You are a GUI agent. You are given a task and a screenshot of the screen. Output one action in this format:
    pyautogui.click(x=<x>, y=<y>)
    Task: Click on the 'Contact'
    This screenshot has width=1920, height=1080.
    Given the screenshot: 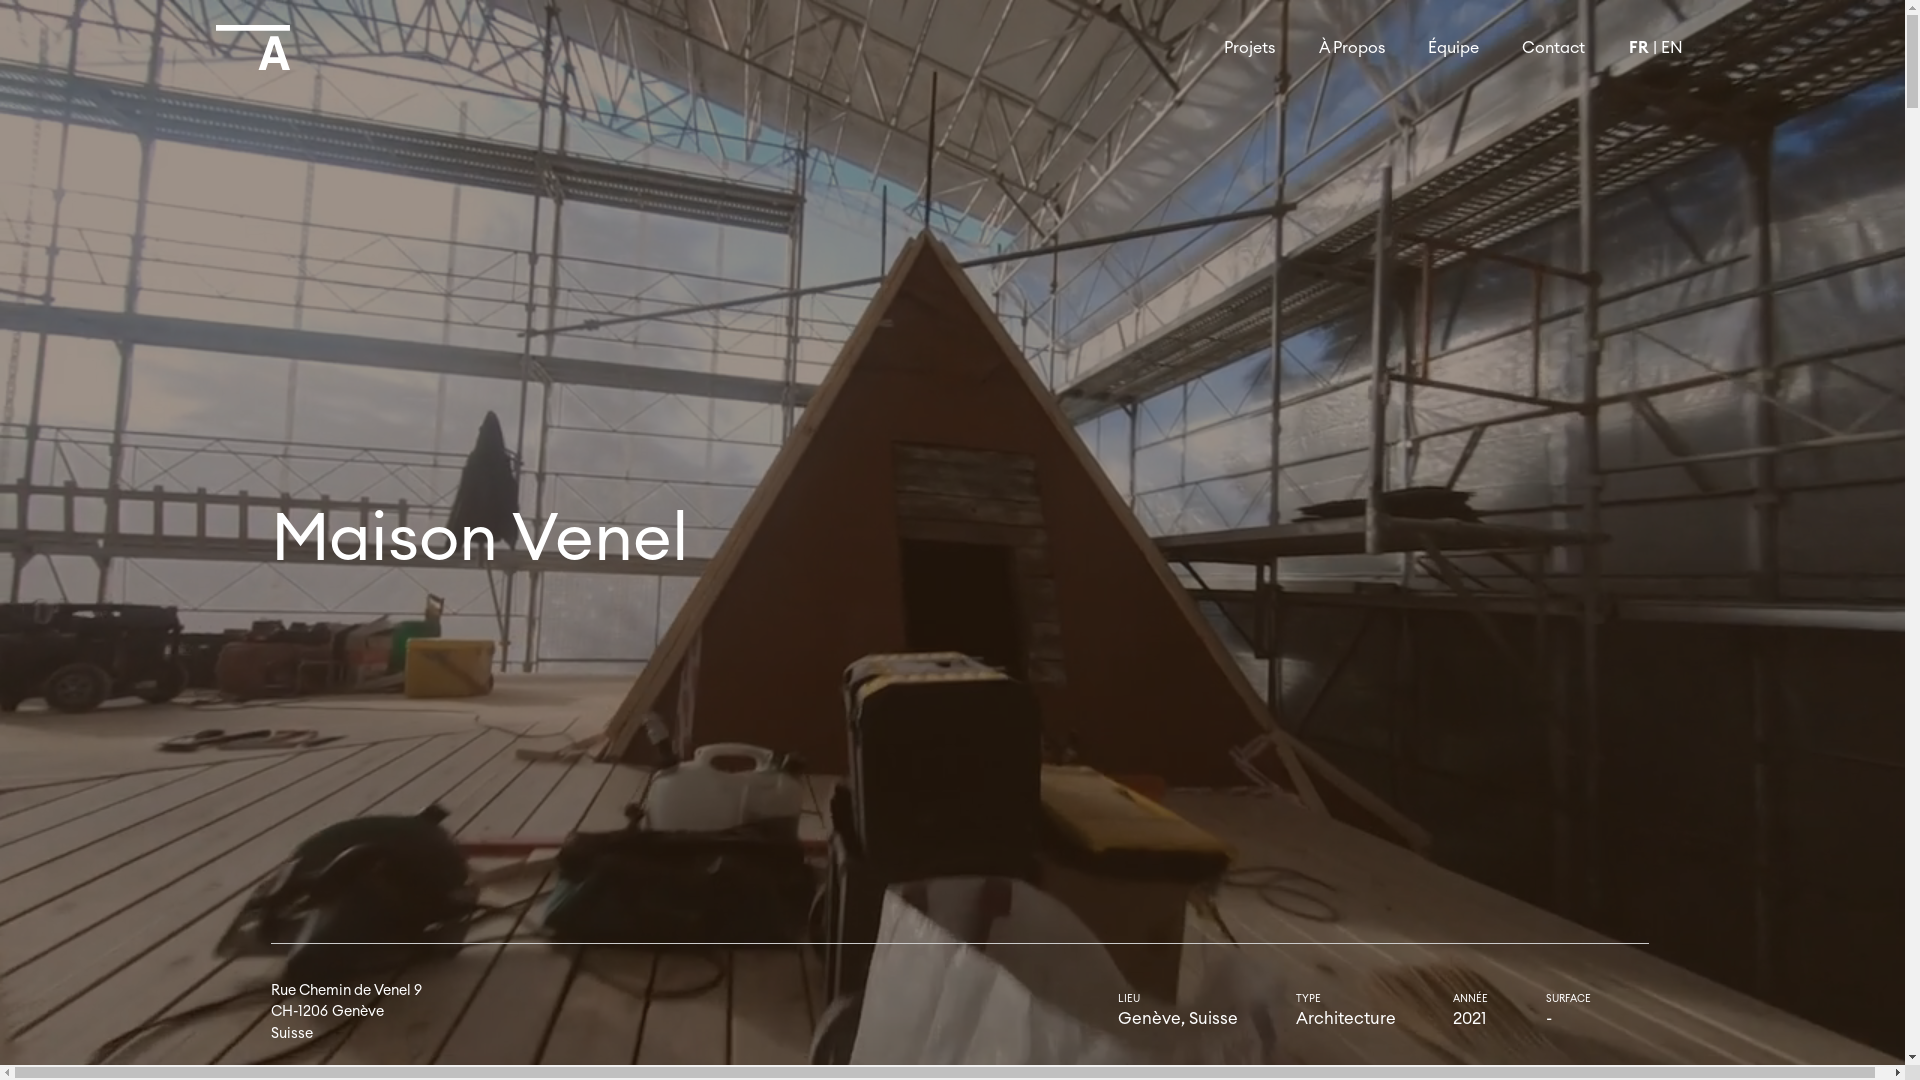 What is the action you would take?
    pyautogui.click(x=1553, y=46)
    